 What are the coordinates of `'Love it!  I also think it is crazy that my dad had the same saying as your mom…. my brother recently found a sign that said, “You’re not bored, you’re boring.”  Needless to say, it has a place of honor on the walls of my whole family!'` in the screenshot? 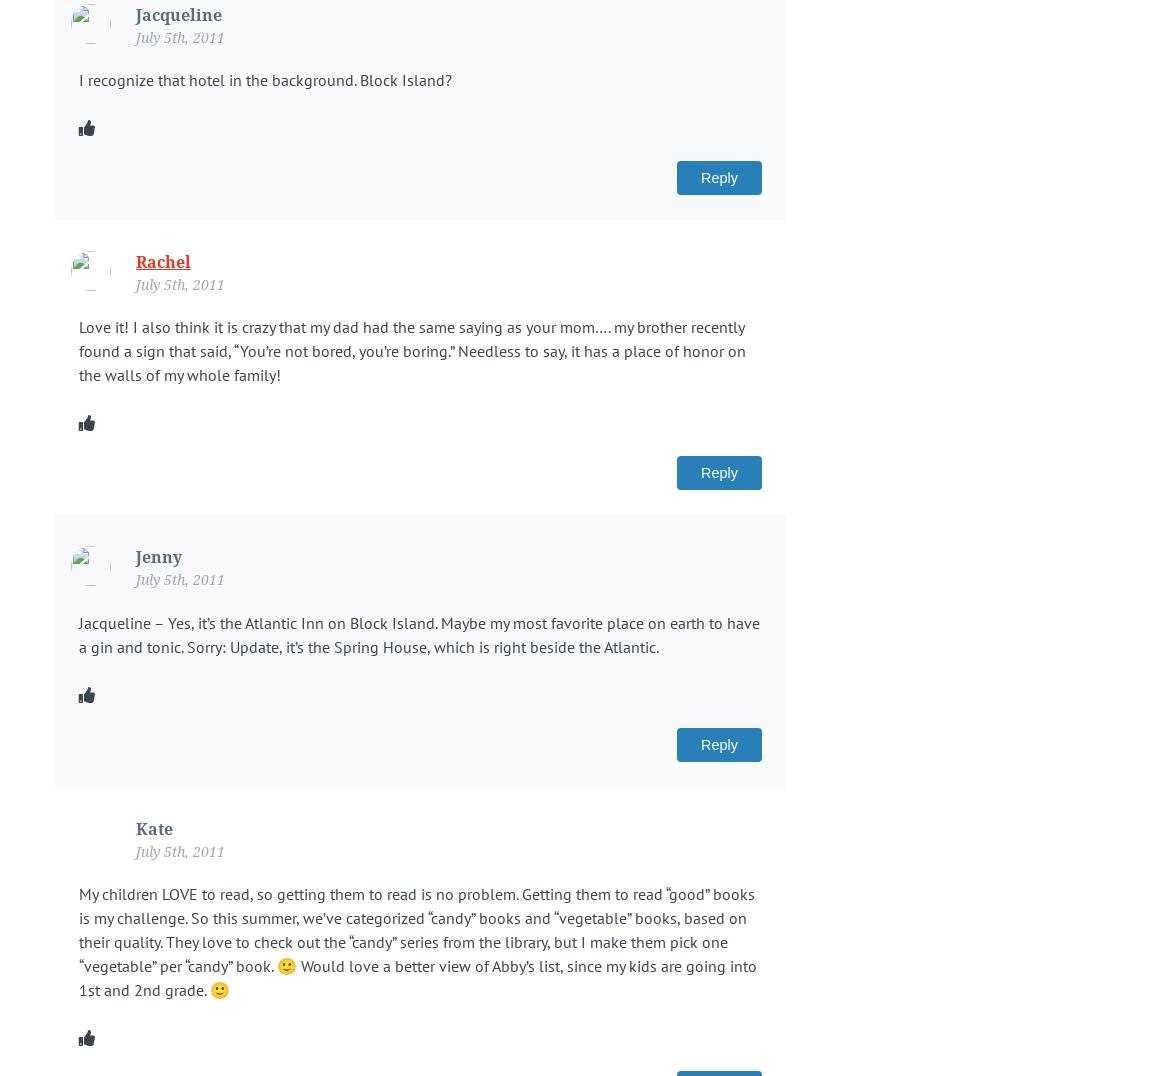 It's located at (412, 350).